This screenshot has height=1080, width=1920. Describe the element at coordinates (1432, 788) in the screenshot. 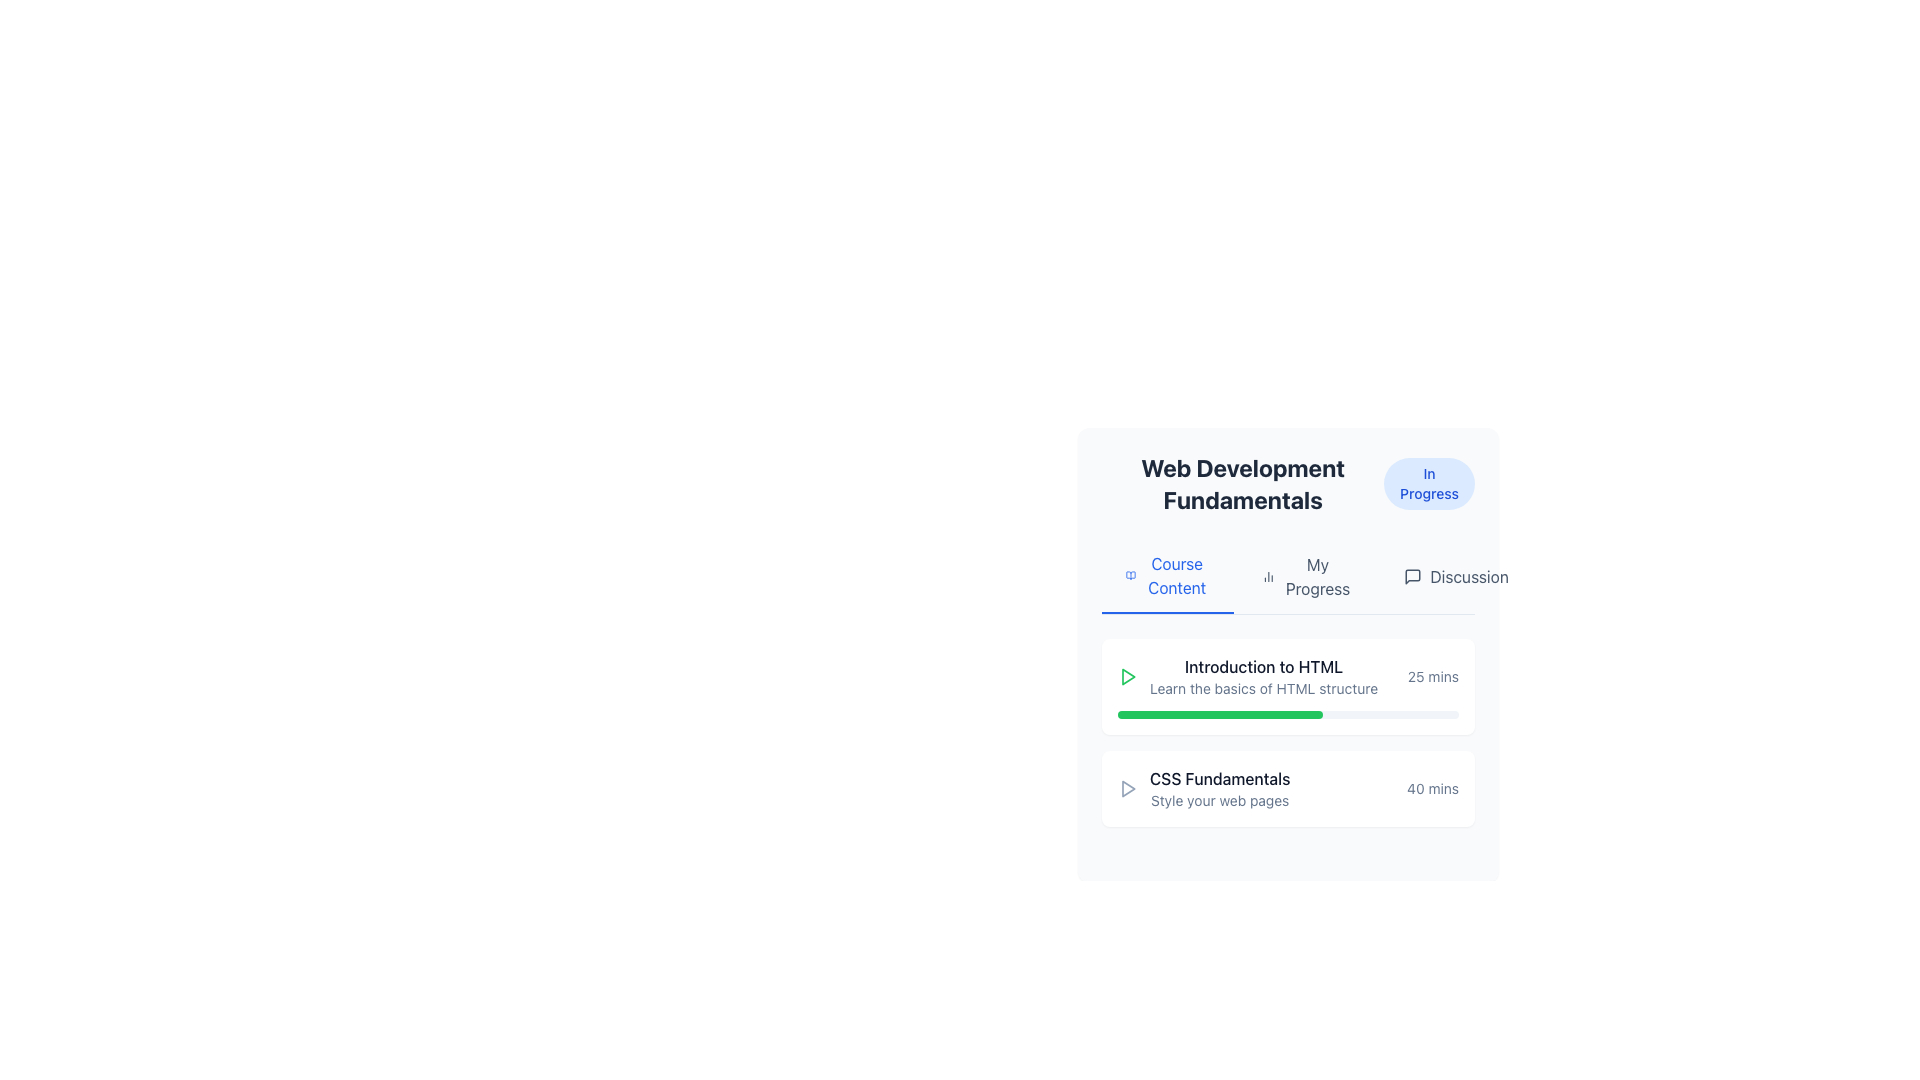

I see `the text label displaying '40 mins' in light gray font located in the bottom-right portion of the 'CSS Fundamentals' block` at that location.